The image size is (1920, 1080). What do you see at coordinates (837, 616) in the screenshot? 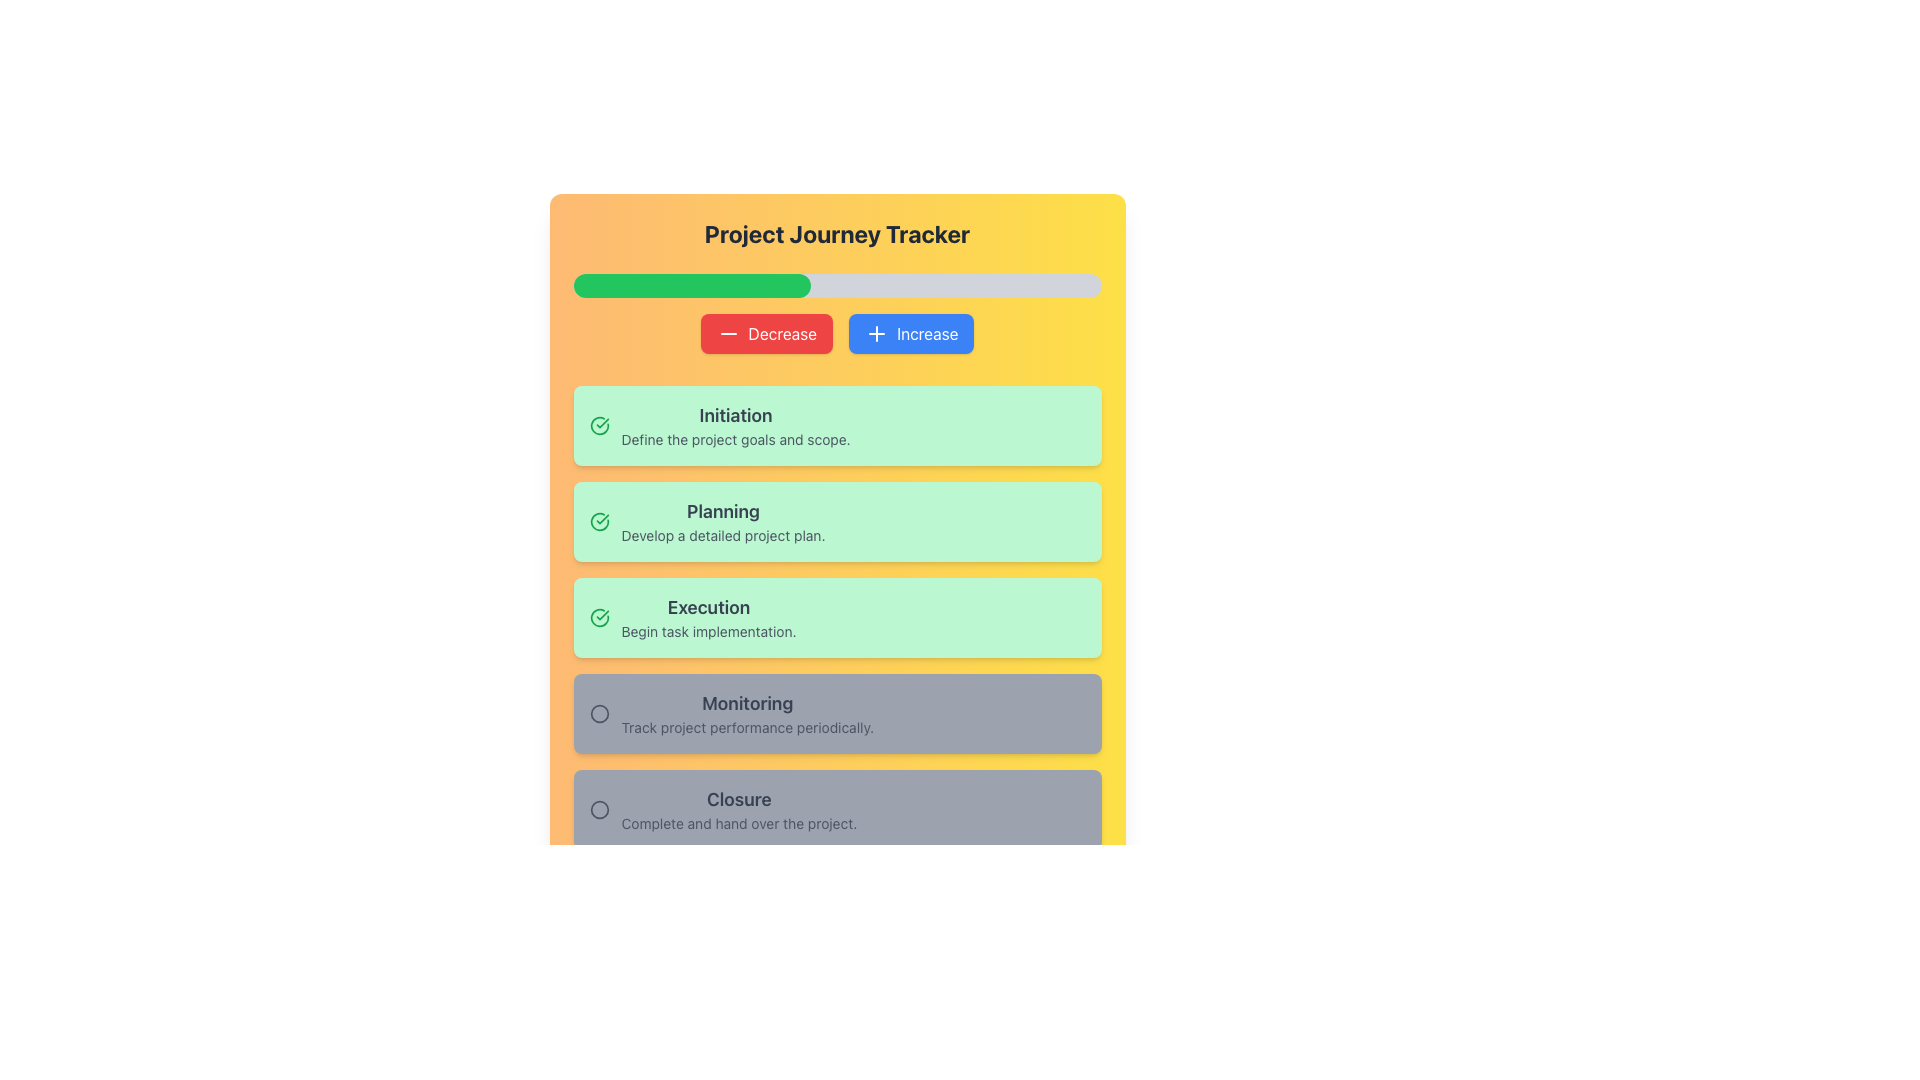
I see `the static informational card labeled 'Execution' in the process tracker that instructs to 'Begin task implementation.'` at bounding box center [837, 616].